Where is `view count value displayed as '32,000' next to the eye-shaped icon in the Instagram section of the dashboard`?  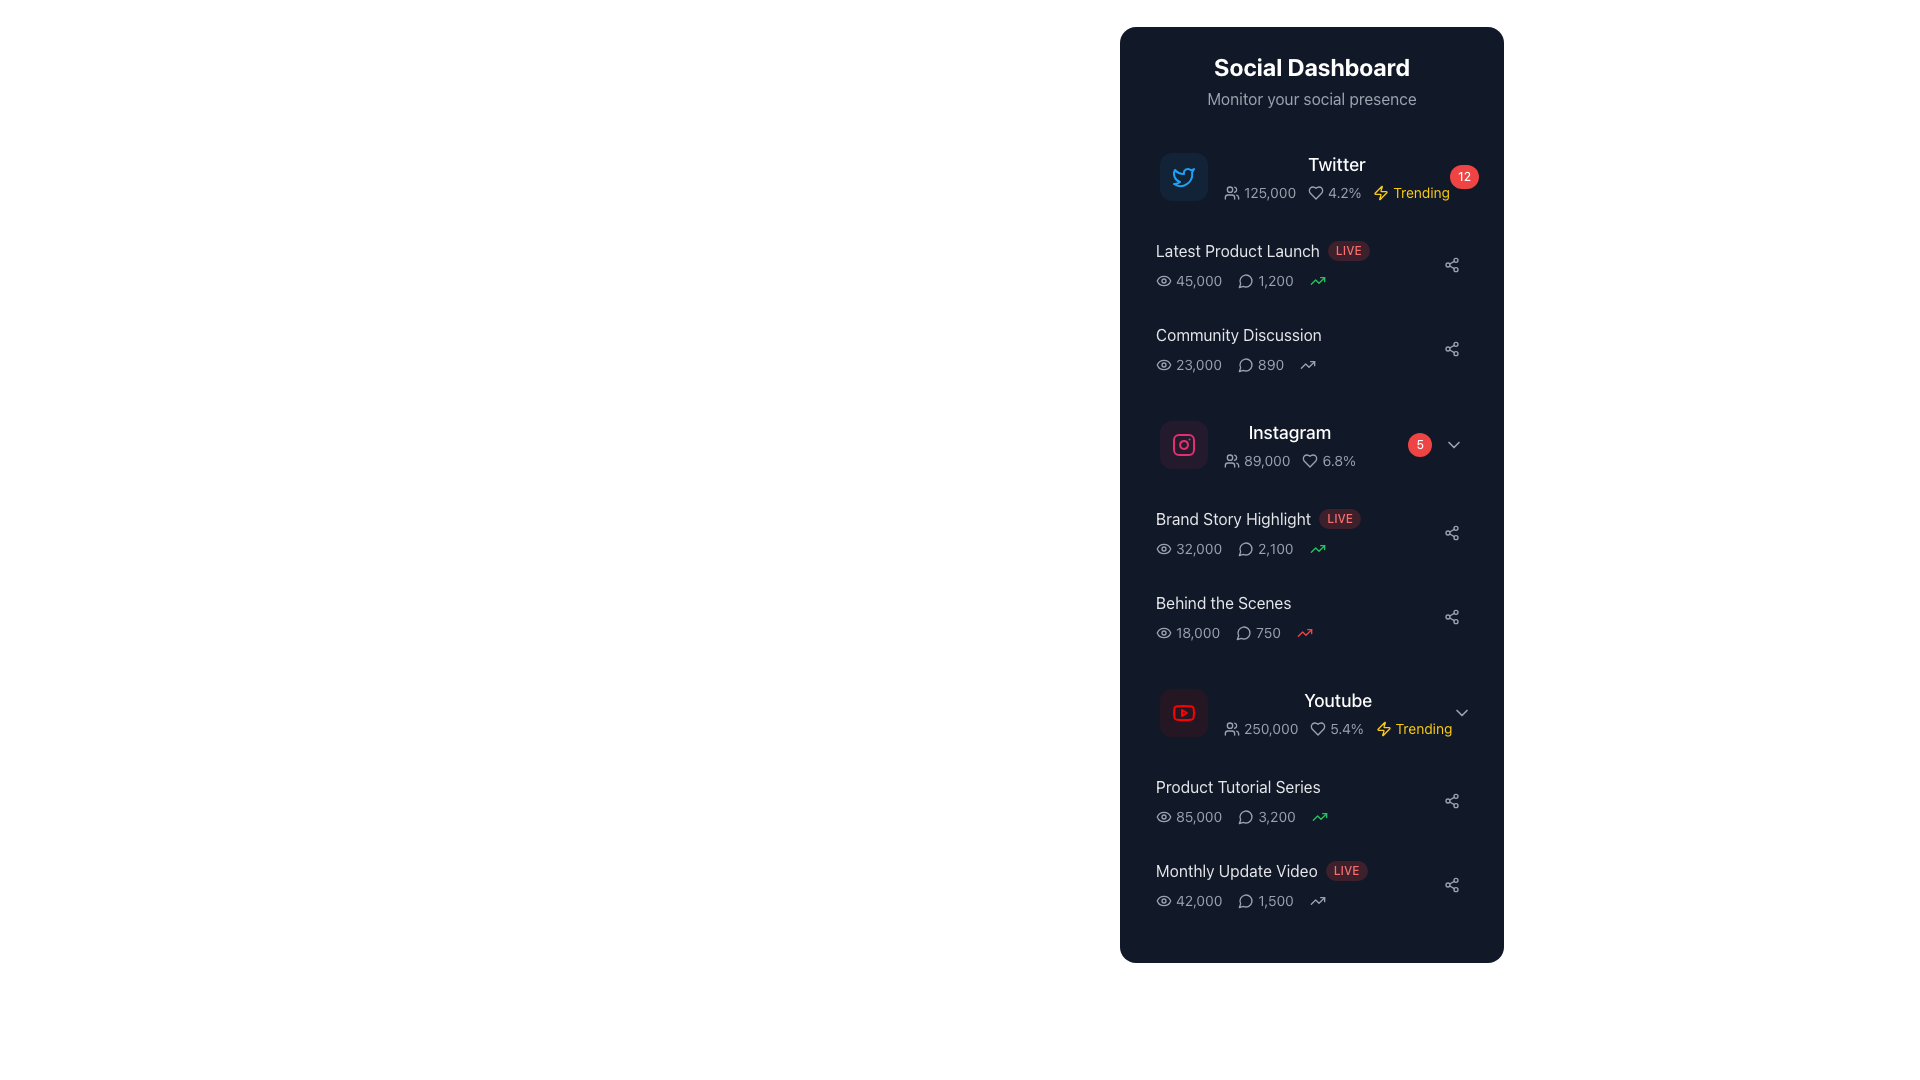
view count value displayed as '32,000' next to the eye-shaped icon in the Instagram section of the dashboard is located at coordinates (1189, 548).